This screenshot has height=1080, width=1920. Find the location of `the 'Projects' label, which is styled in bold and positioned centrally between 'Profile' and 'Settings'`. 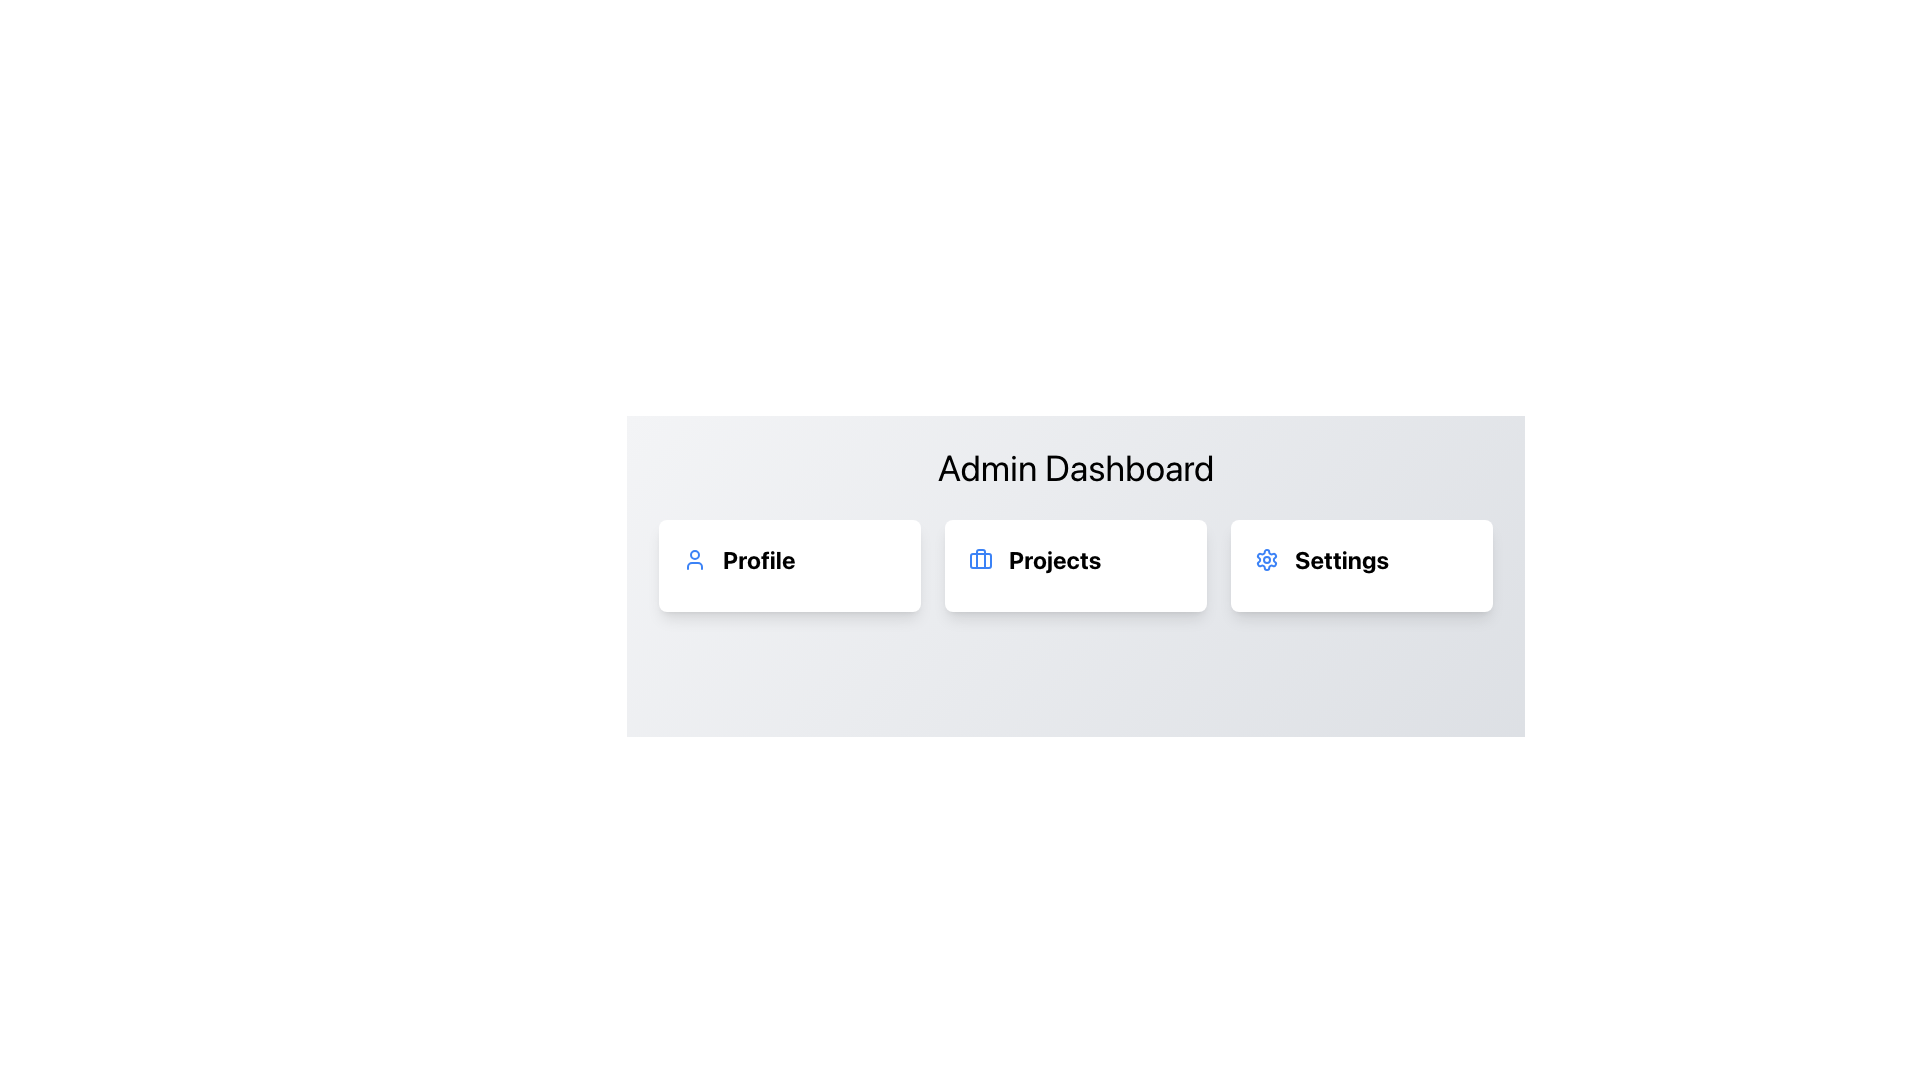

the 'Projects' label, which is styled in bold and positioned centrally between 'Profile' and 'Settings' is located at coordinates (1074, 559).